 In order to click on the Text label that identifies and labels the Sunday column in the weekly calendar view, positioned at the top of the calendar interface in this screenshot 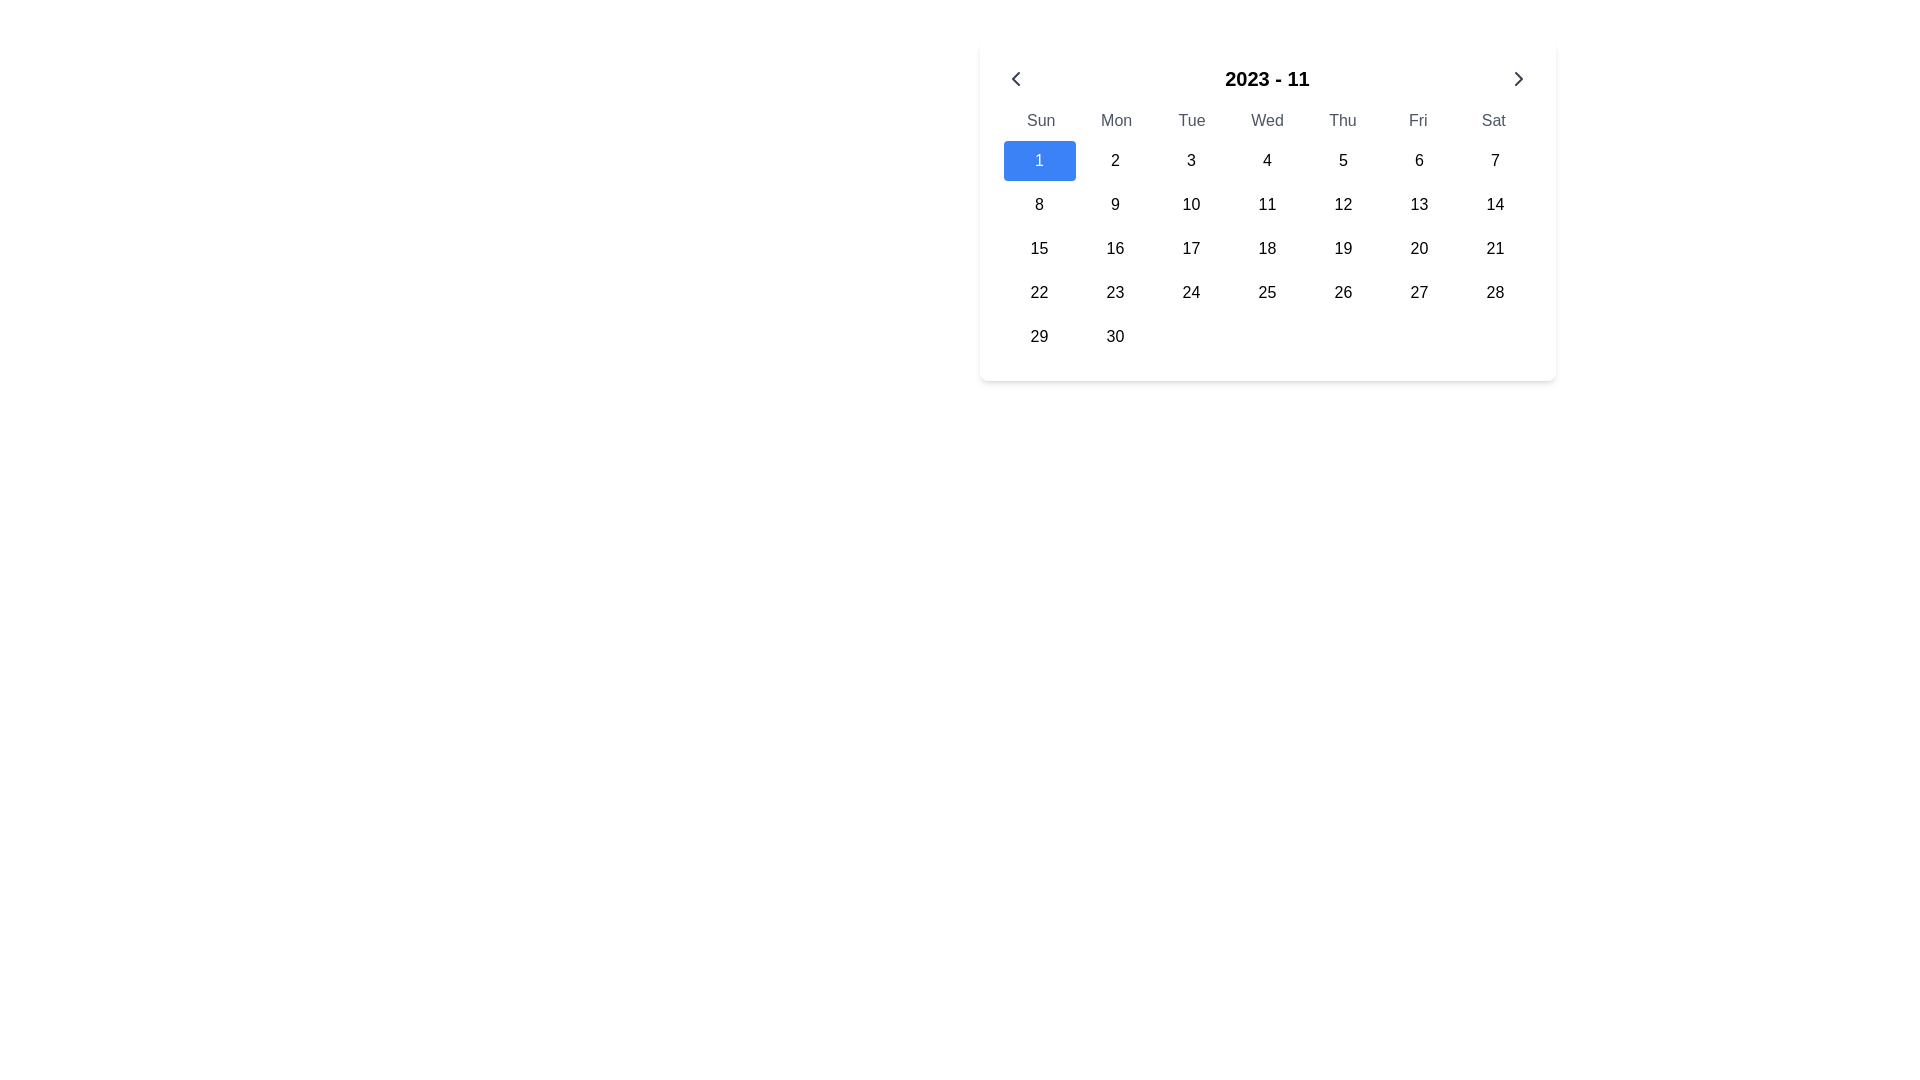, I will do `click(1040, 120)`.